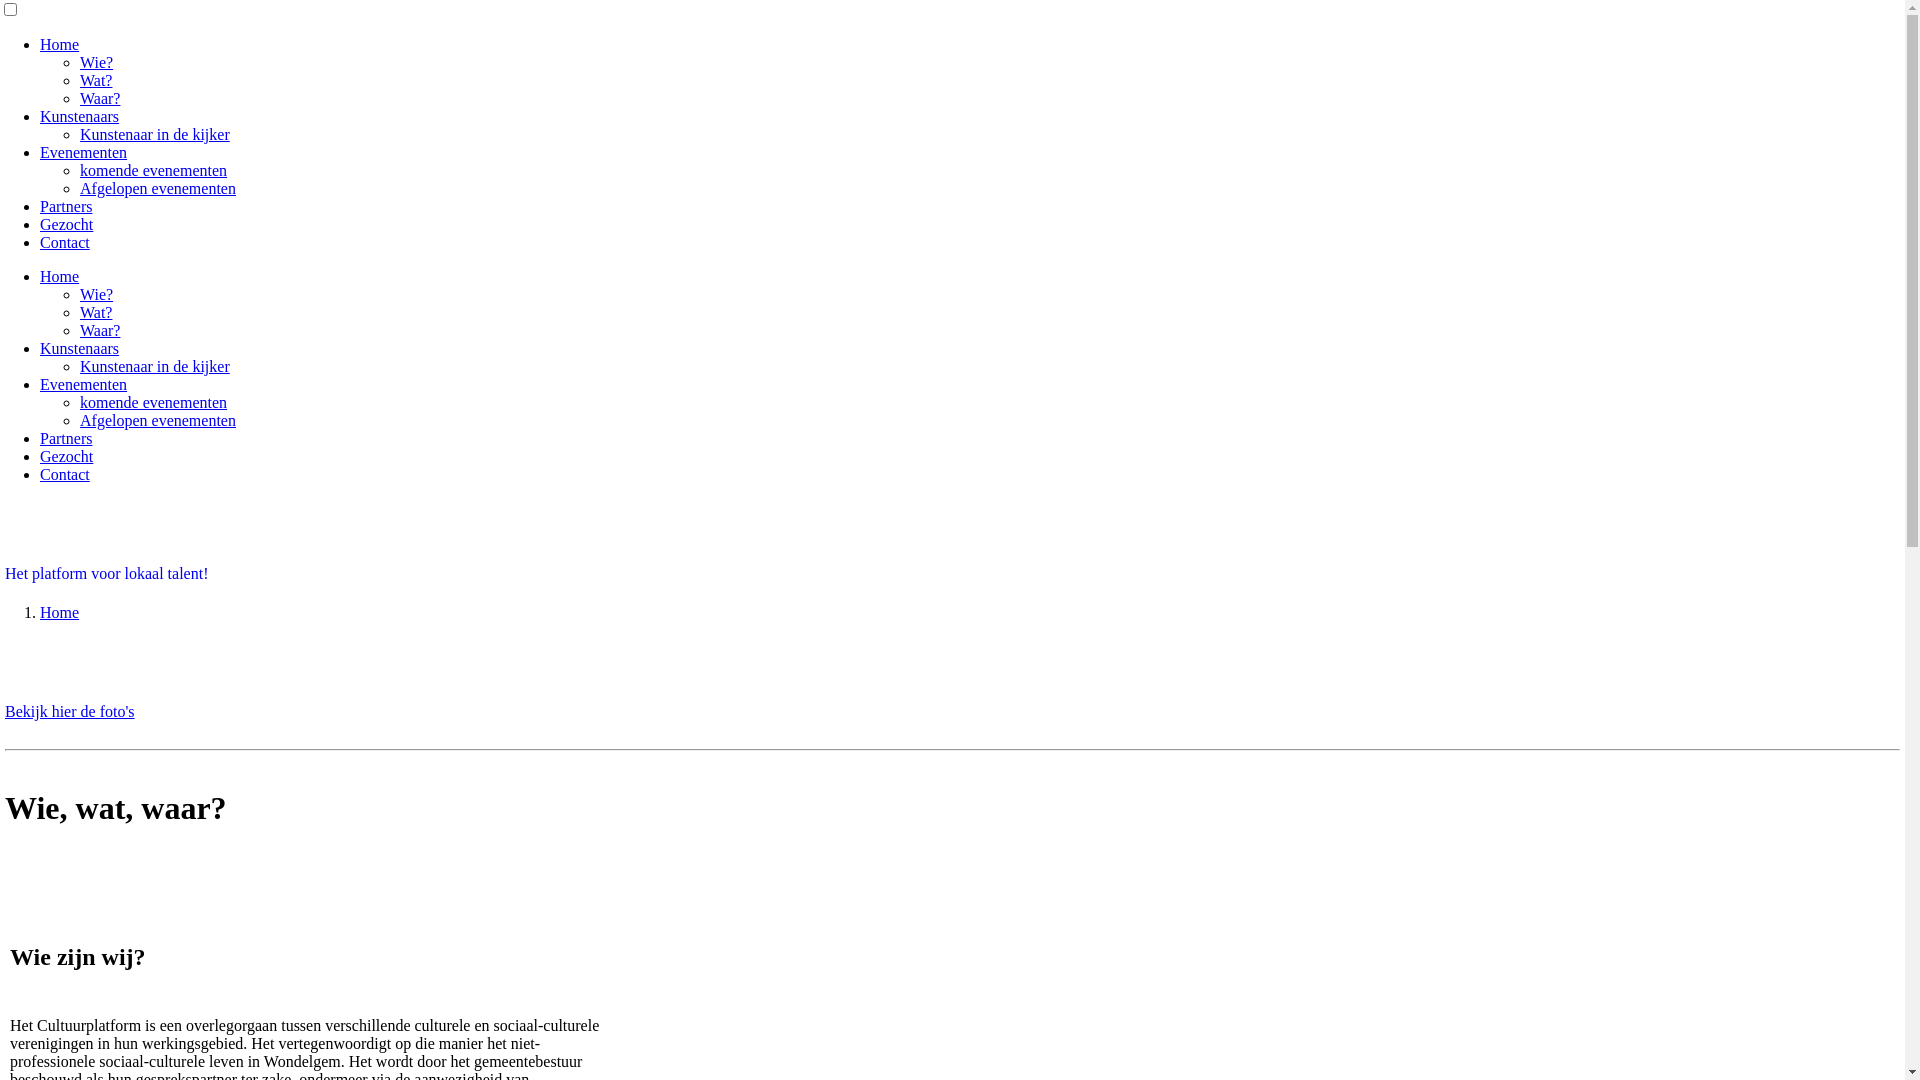 The width and height of the screenshot is (1920, 1080). Describe the element at coordinates (59, 611) in the screenshot. I see `'Home'` at that location.